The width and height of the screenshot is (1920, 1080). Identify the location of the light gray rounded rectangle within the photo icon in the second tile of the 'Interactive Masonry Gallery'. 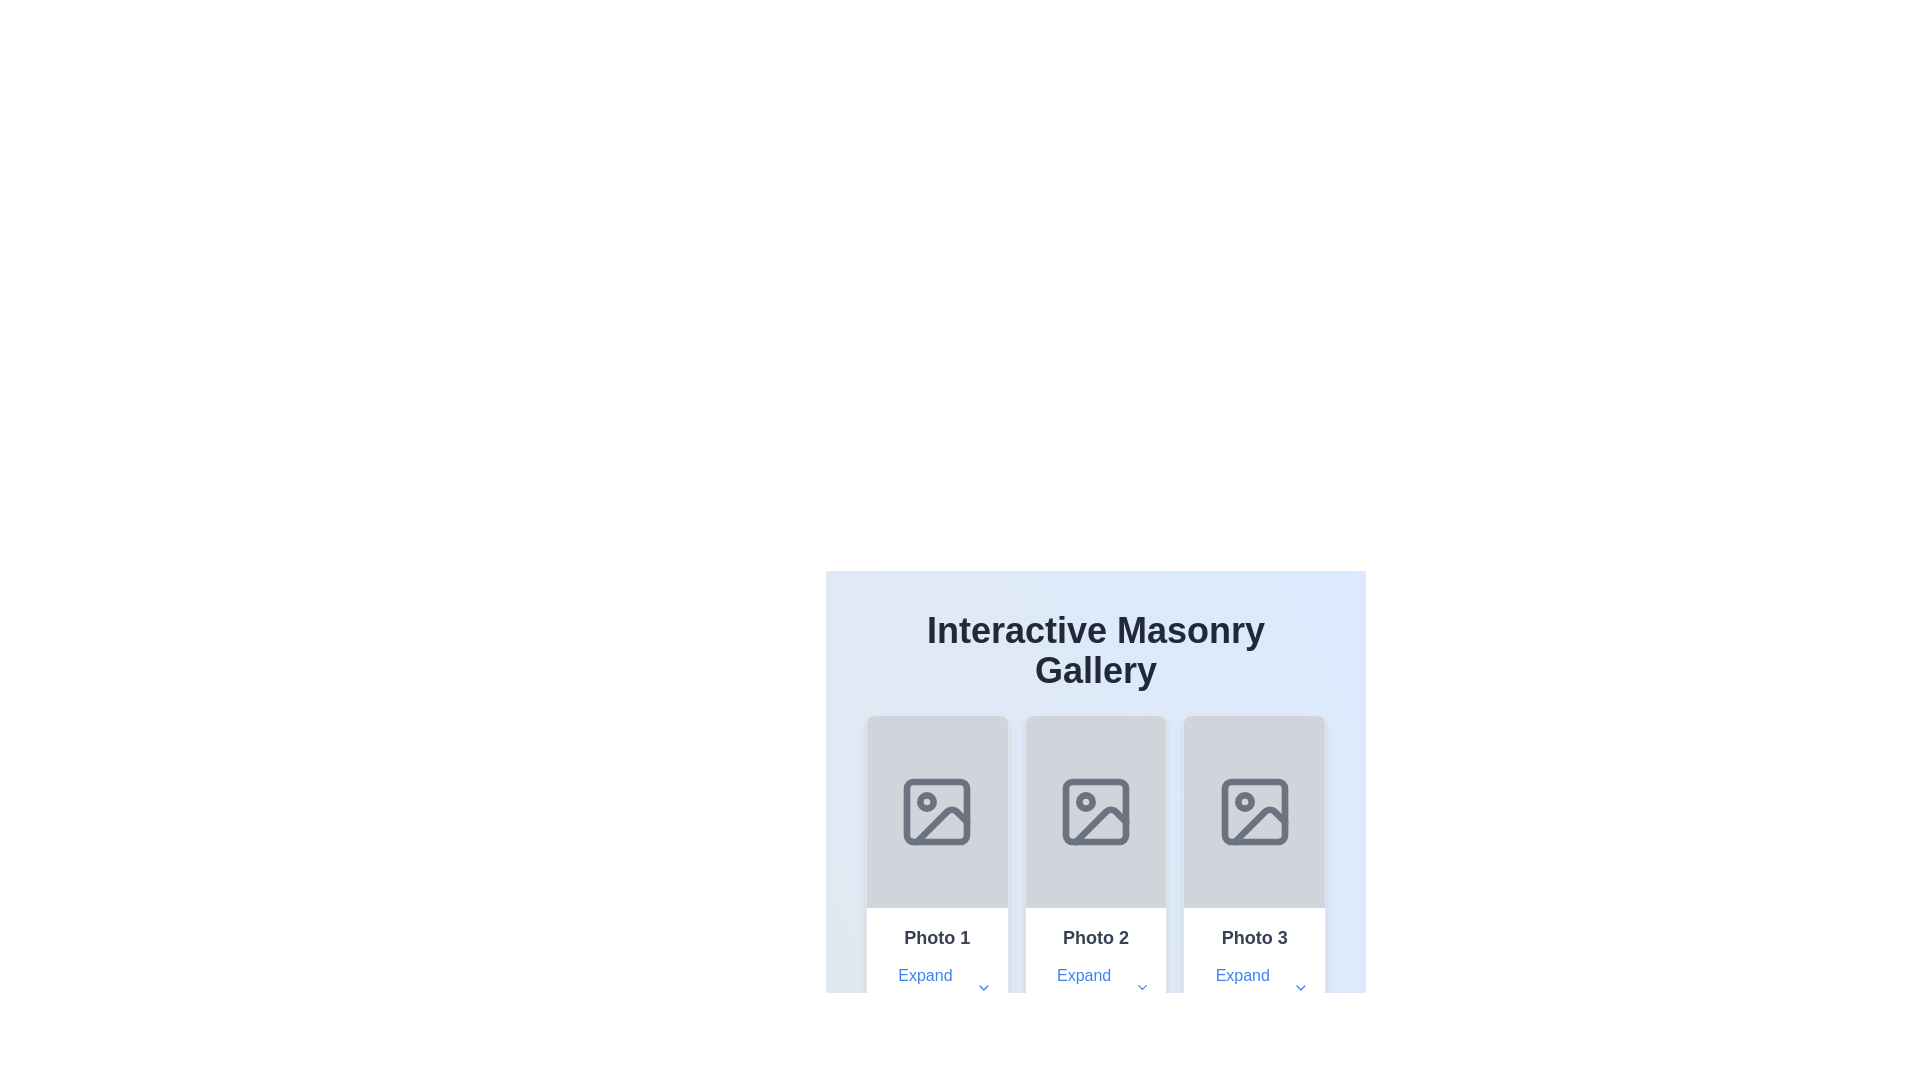
(1094, 812).